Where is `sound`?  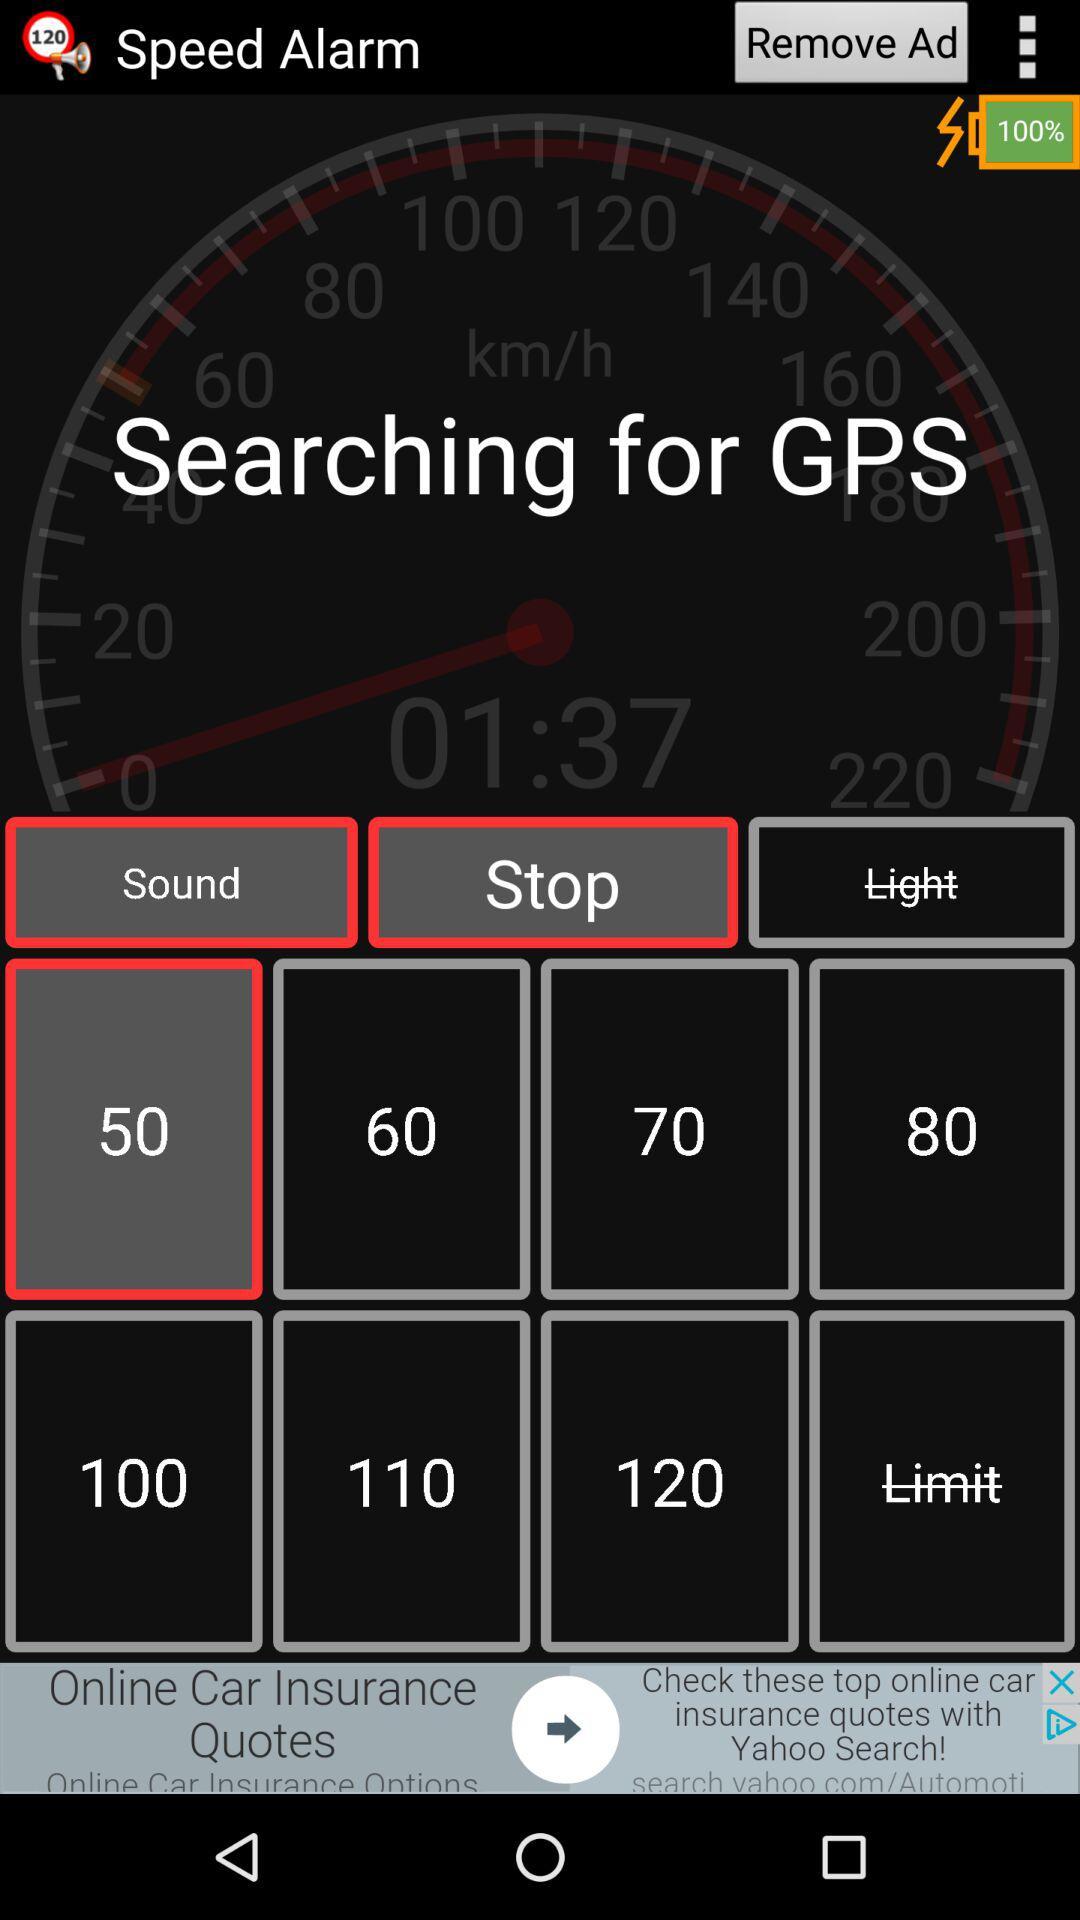 sound is located at coordinates (181, 881).